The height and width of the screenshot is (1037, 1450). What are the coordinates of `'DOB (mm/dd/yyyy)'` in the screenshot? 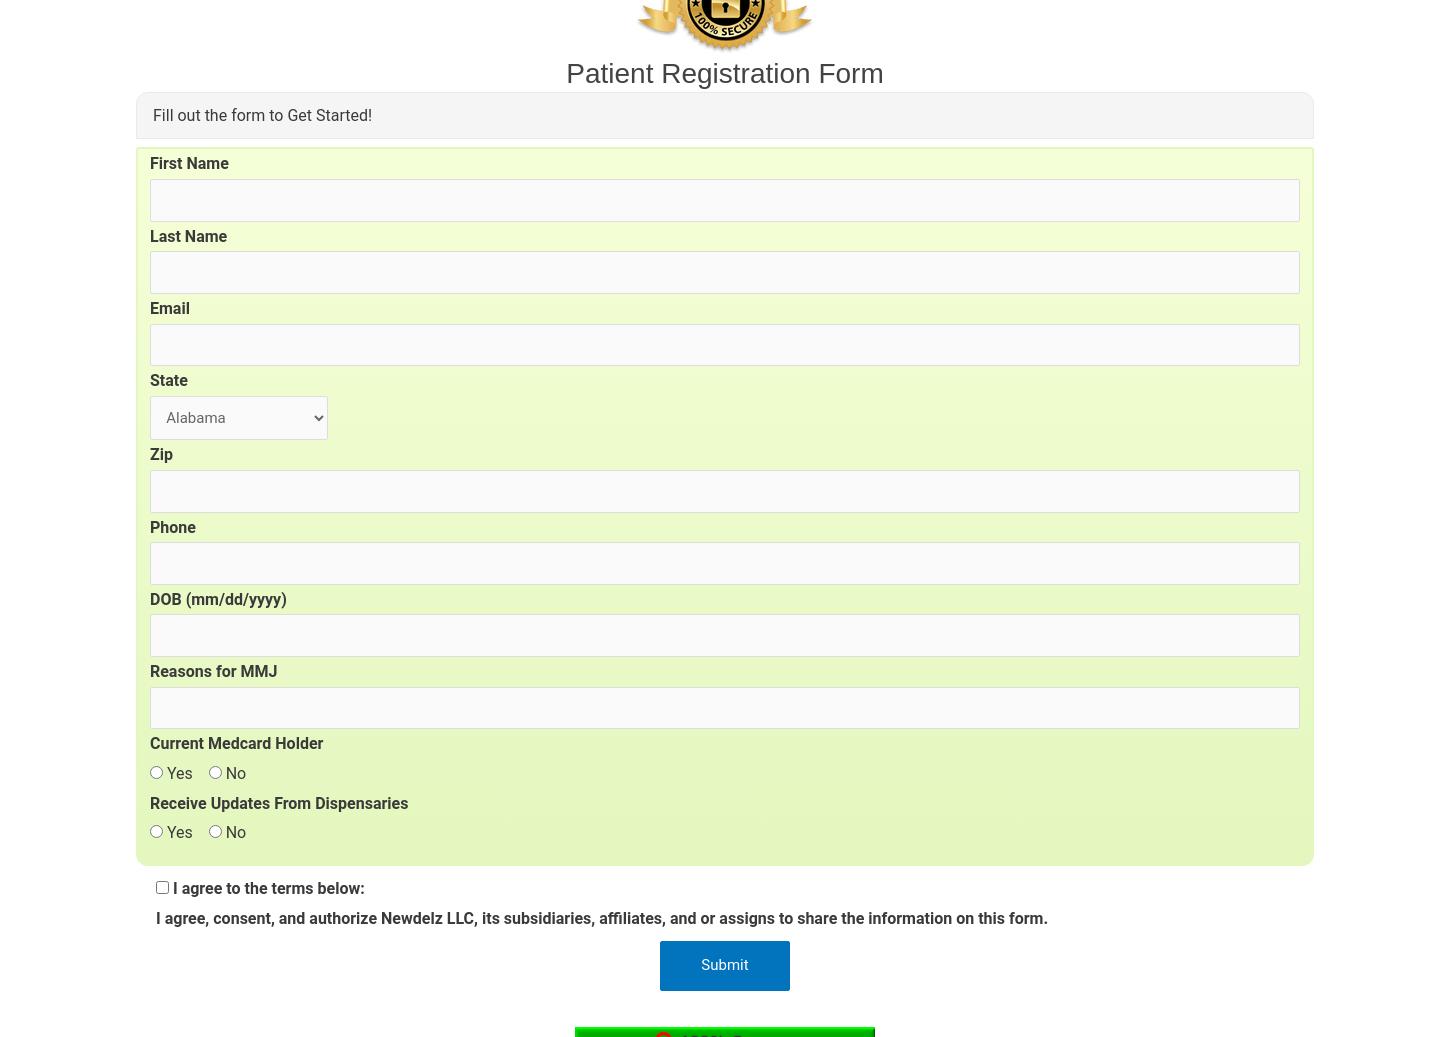 It's located at (216, 598).